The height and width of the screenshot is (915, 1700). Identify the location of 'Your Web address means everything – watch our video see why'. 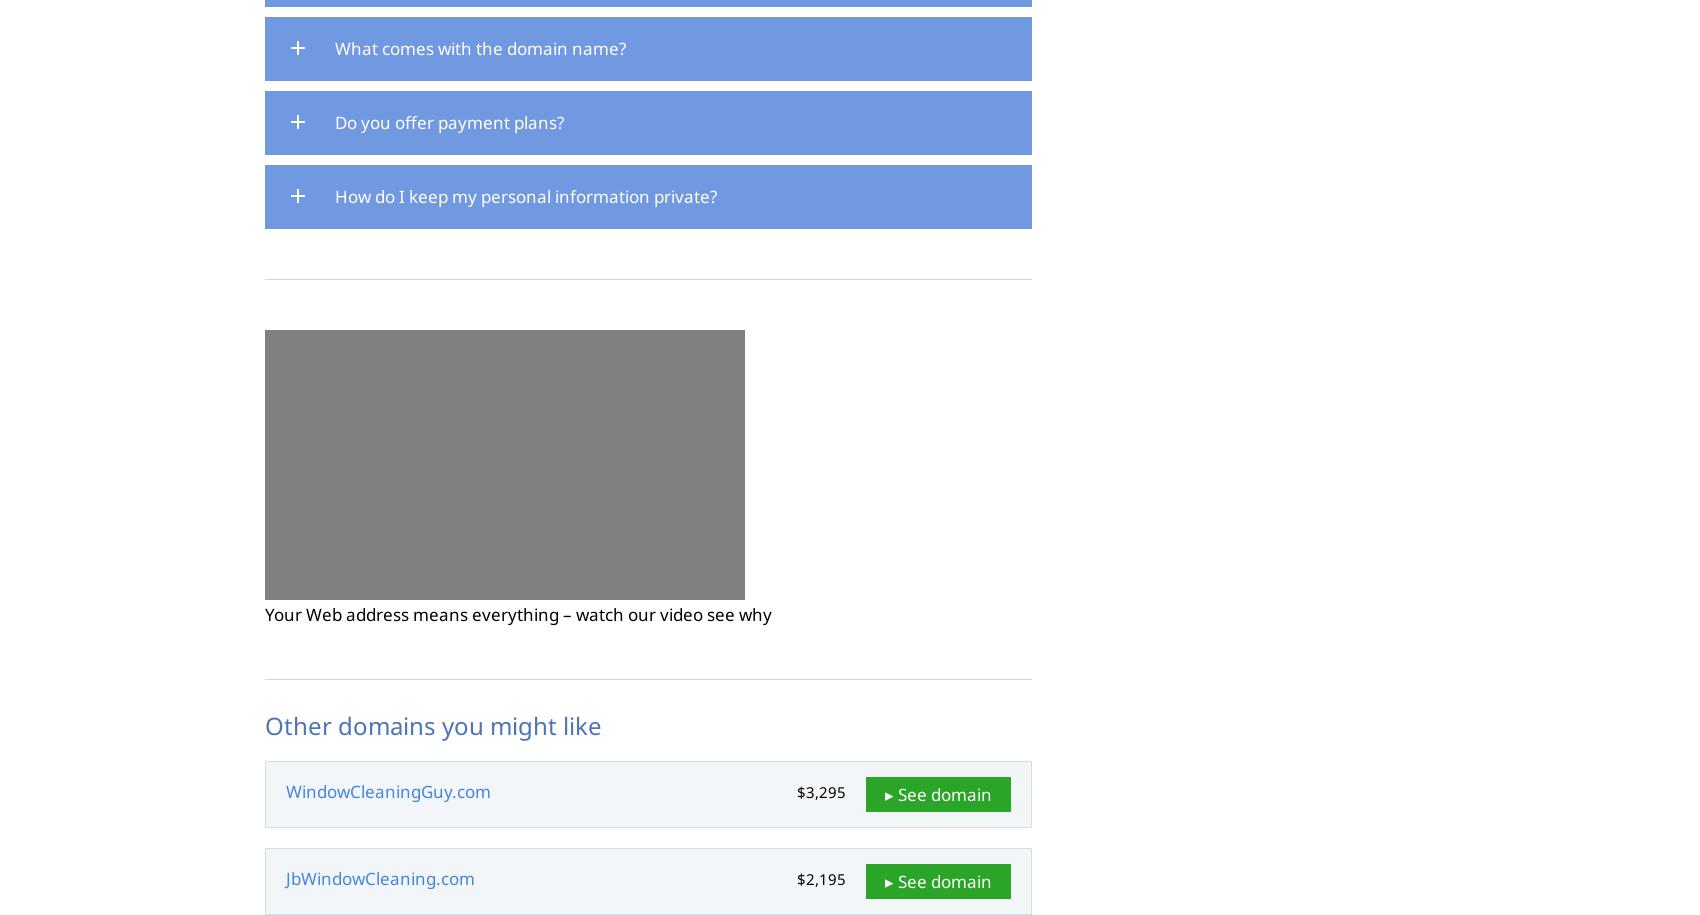
(518, 613).